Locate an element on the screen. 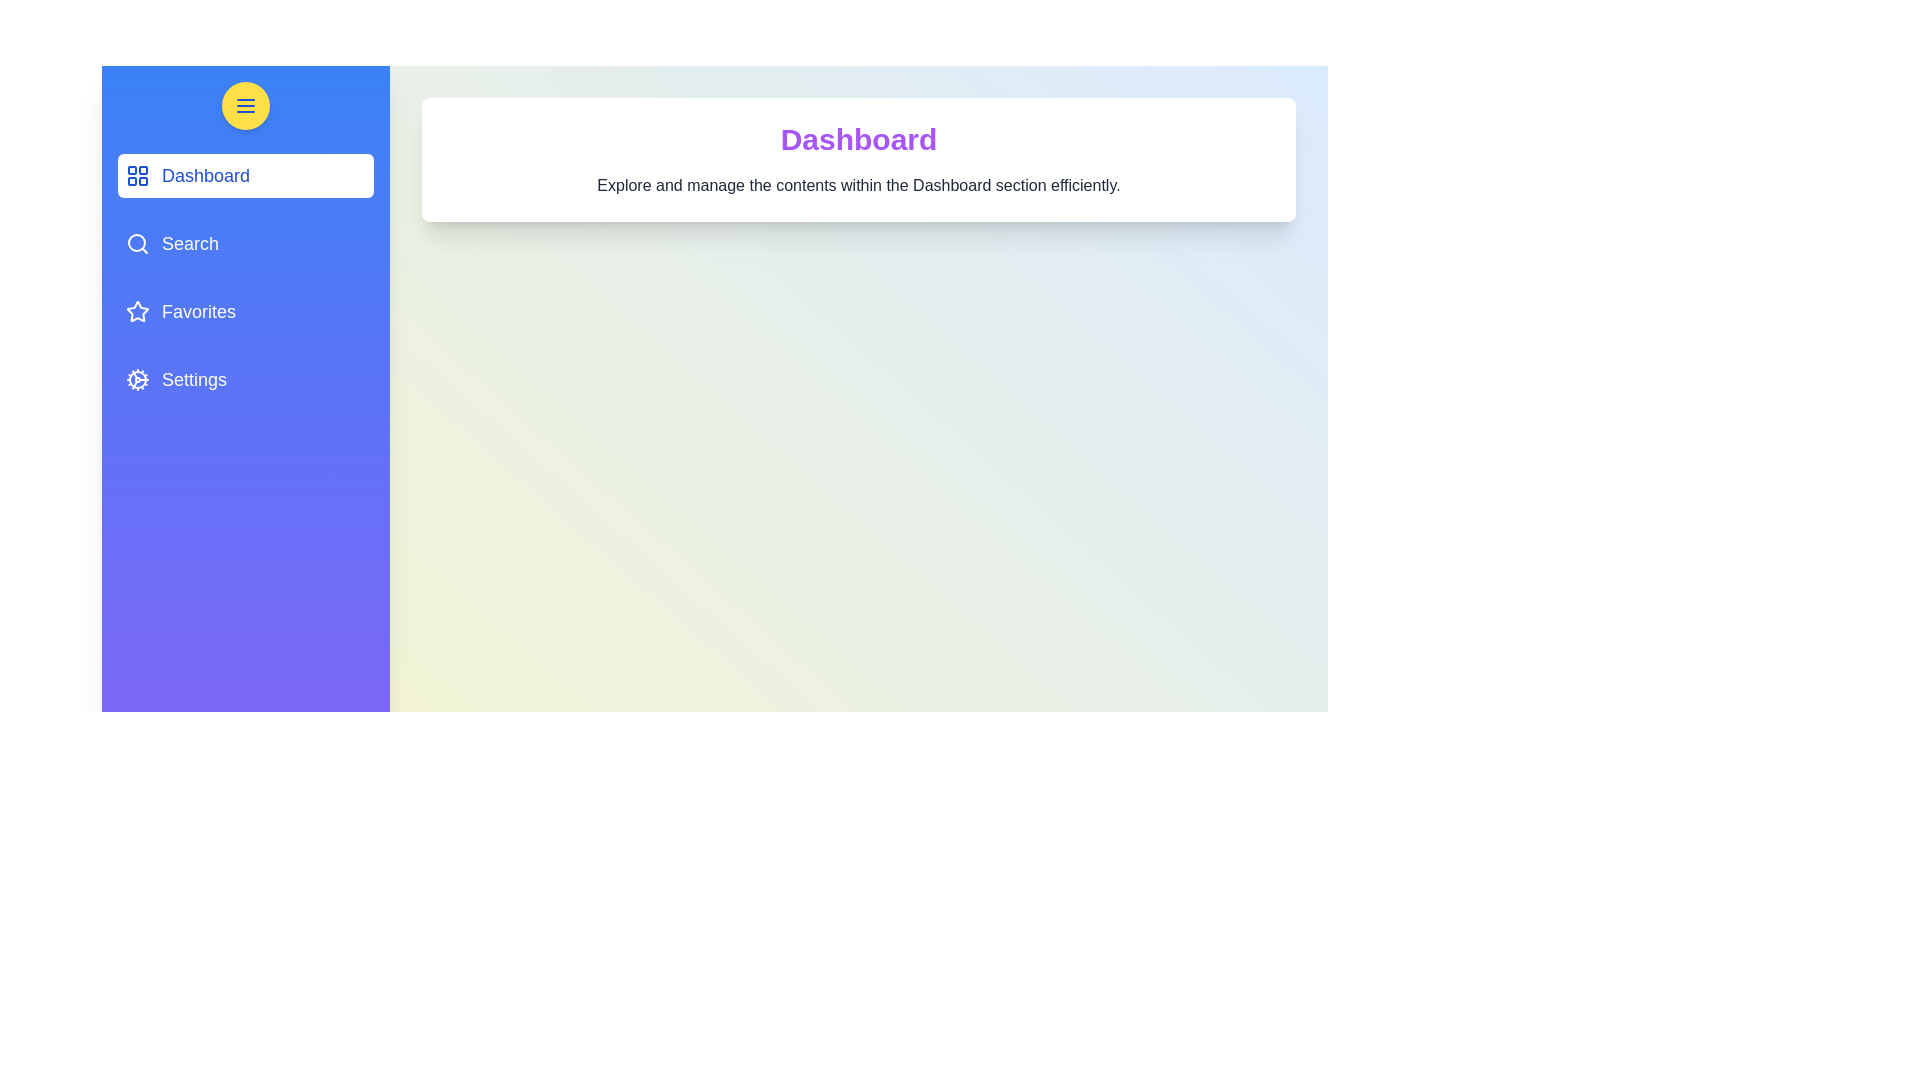 The image size is (1920, 1080). the navigation item labeled Search to view its hover effect is located at coordinates (244, 242).